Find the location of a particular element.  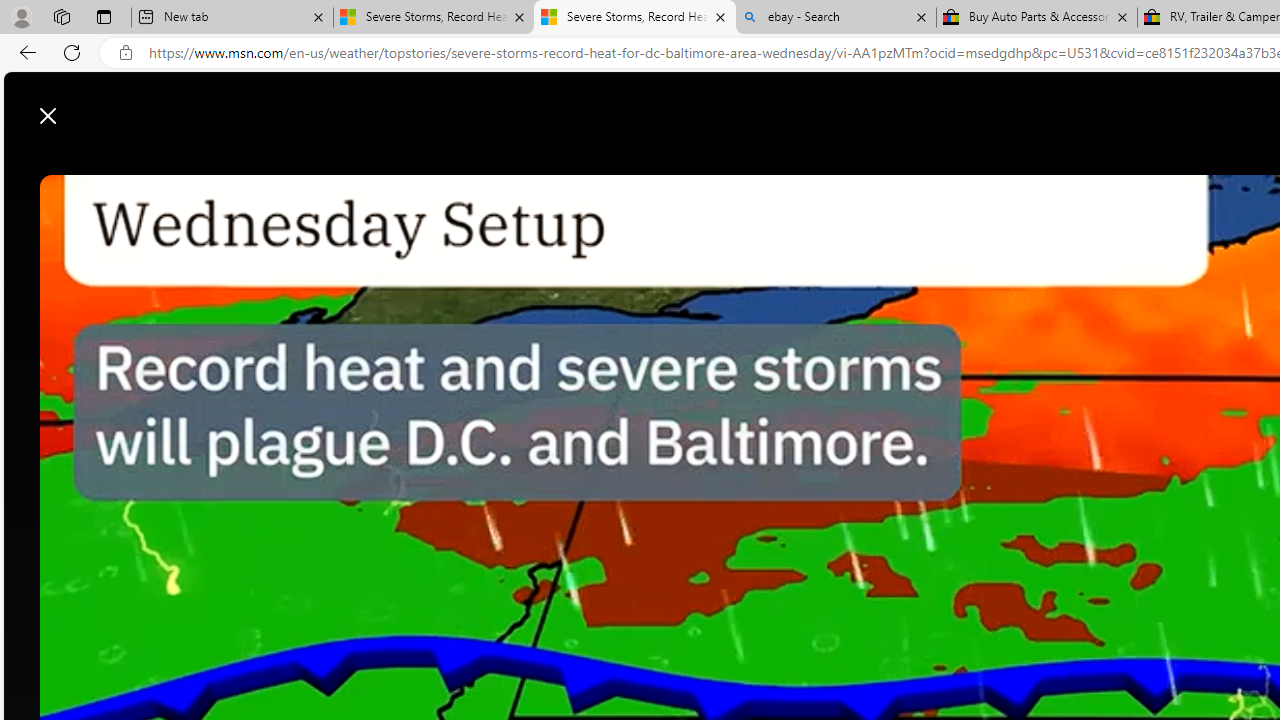

'Buy Auto Parts & Accessories | eBay' is located at coordinates (1036, 17).